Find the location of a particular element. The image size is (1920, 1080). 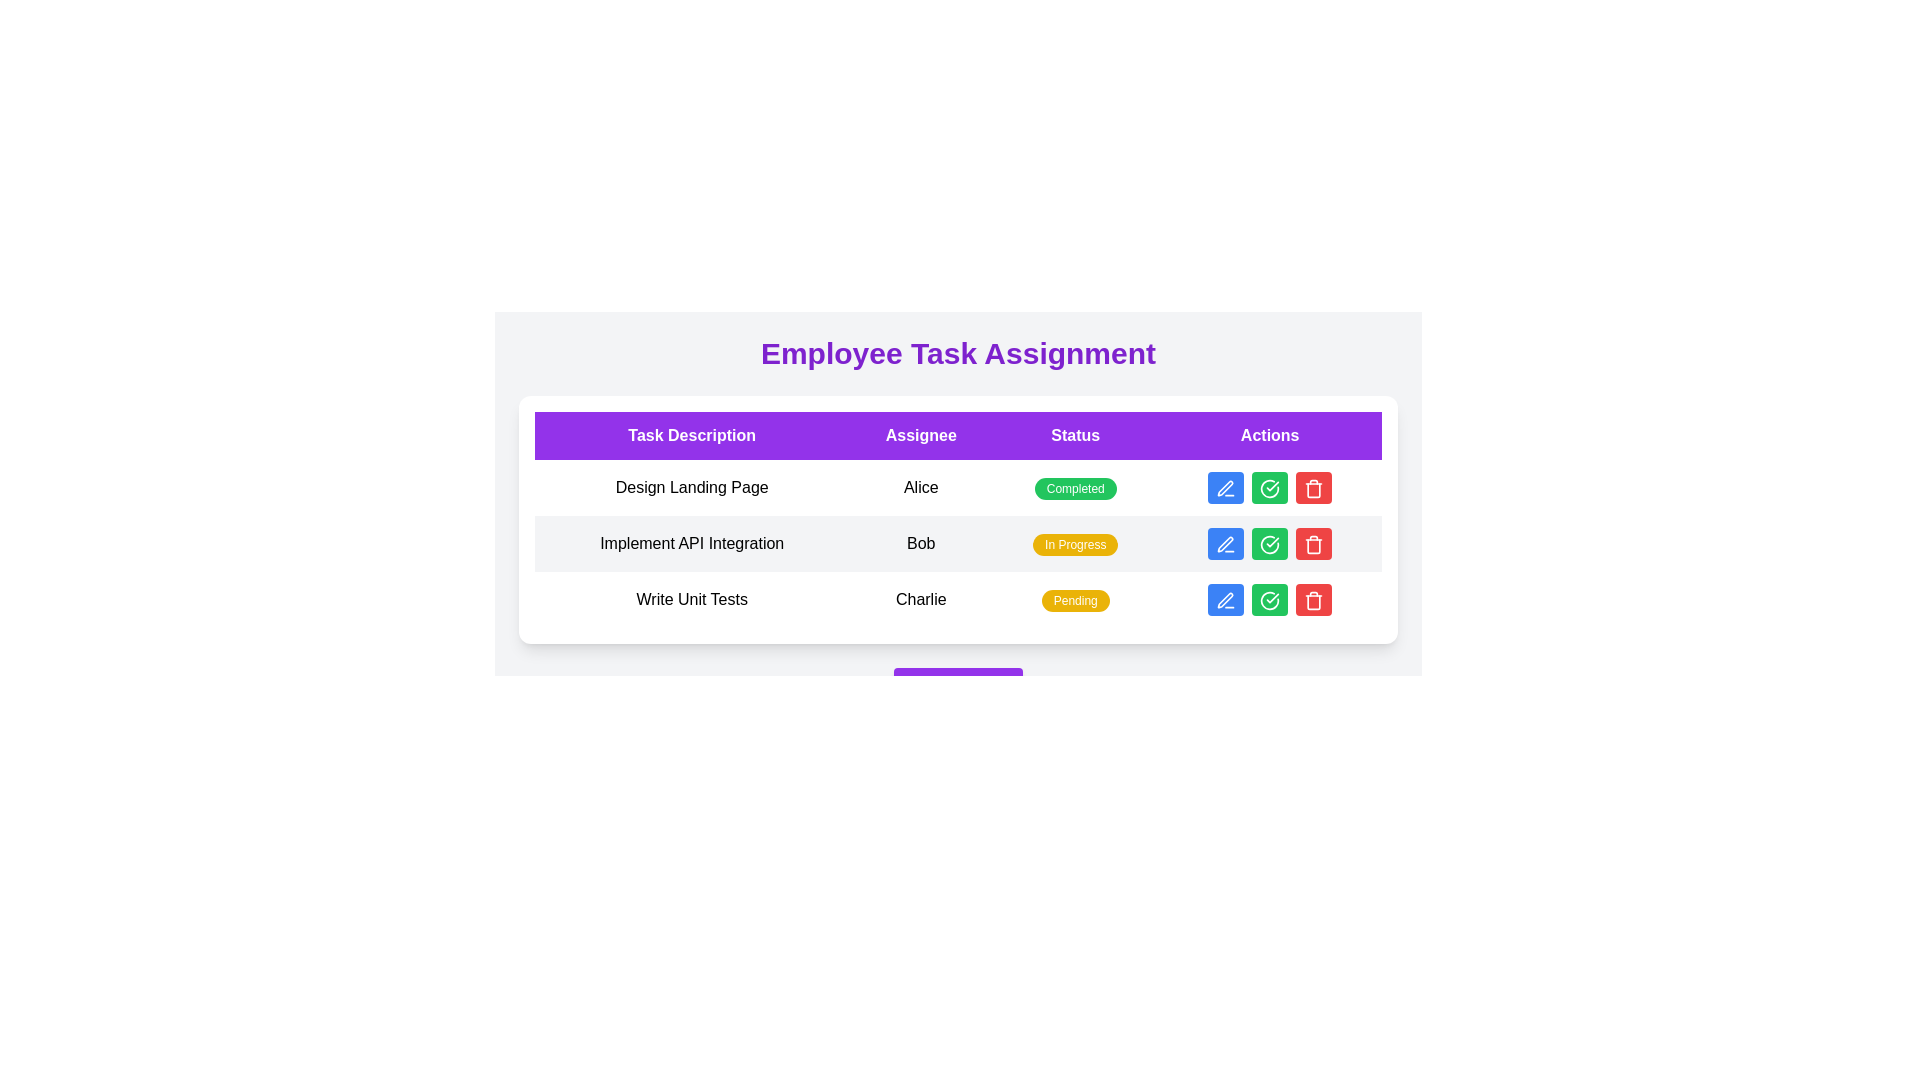

the 'Actions' text label, which is the last column header in the table layout, positioned at the top right with centered white text on a purple background is located at coordinates (1269, 434).